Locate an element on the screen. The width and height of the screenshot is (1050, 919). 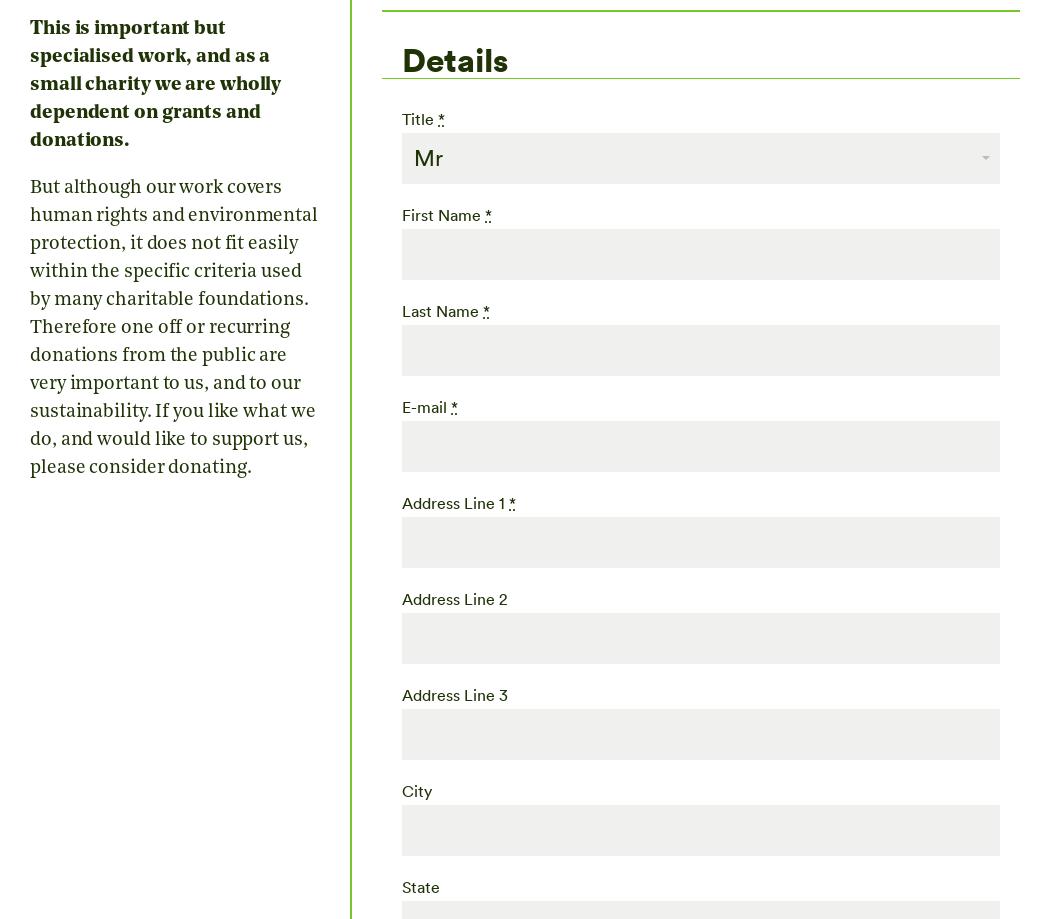
'Address Line 1' is located at coordinates (455, 500).